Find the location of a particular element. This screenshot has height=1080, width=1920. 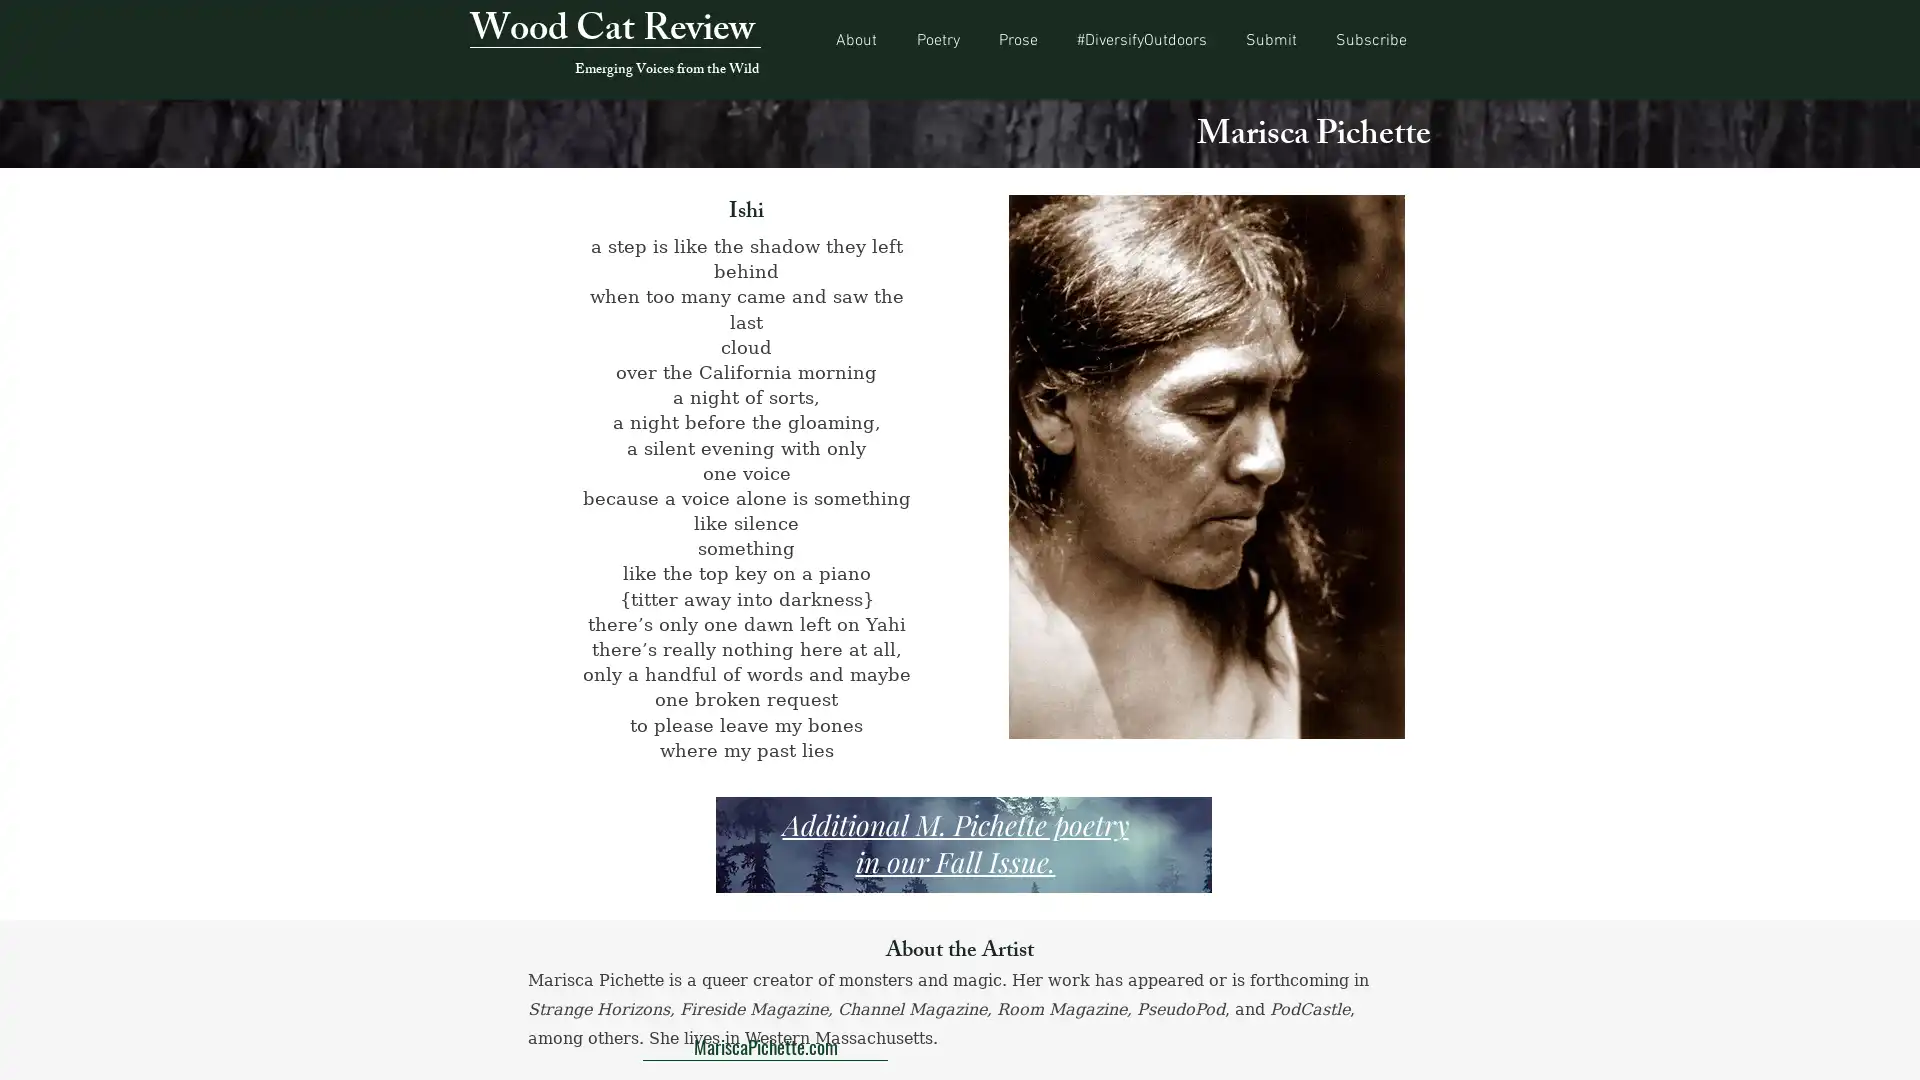

Settings is located at coordinates (1730, 1047).